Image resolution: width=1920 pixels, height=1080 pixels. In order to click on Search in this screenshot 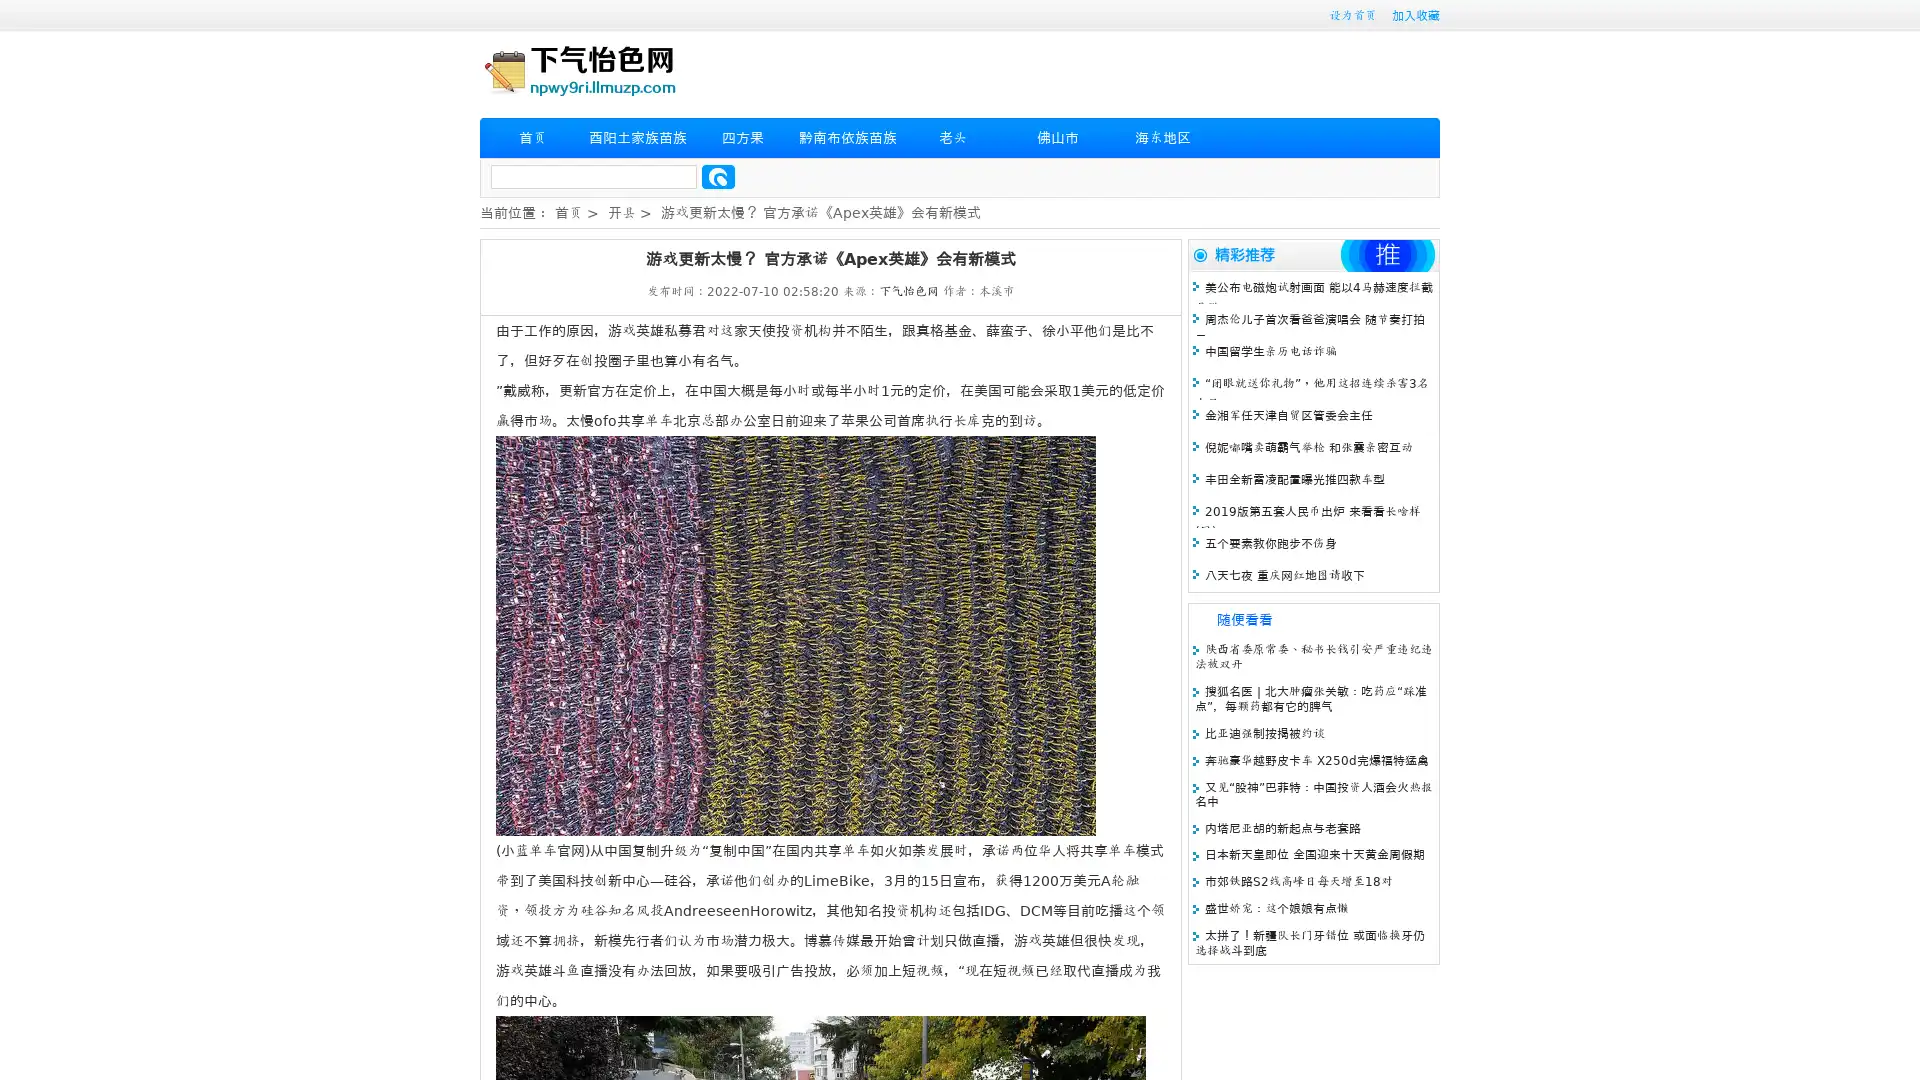, I will do `click(718, 176)`.